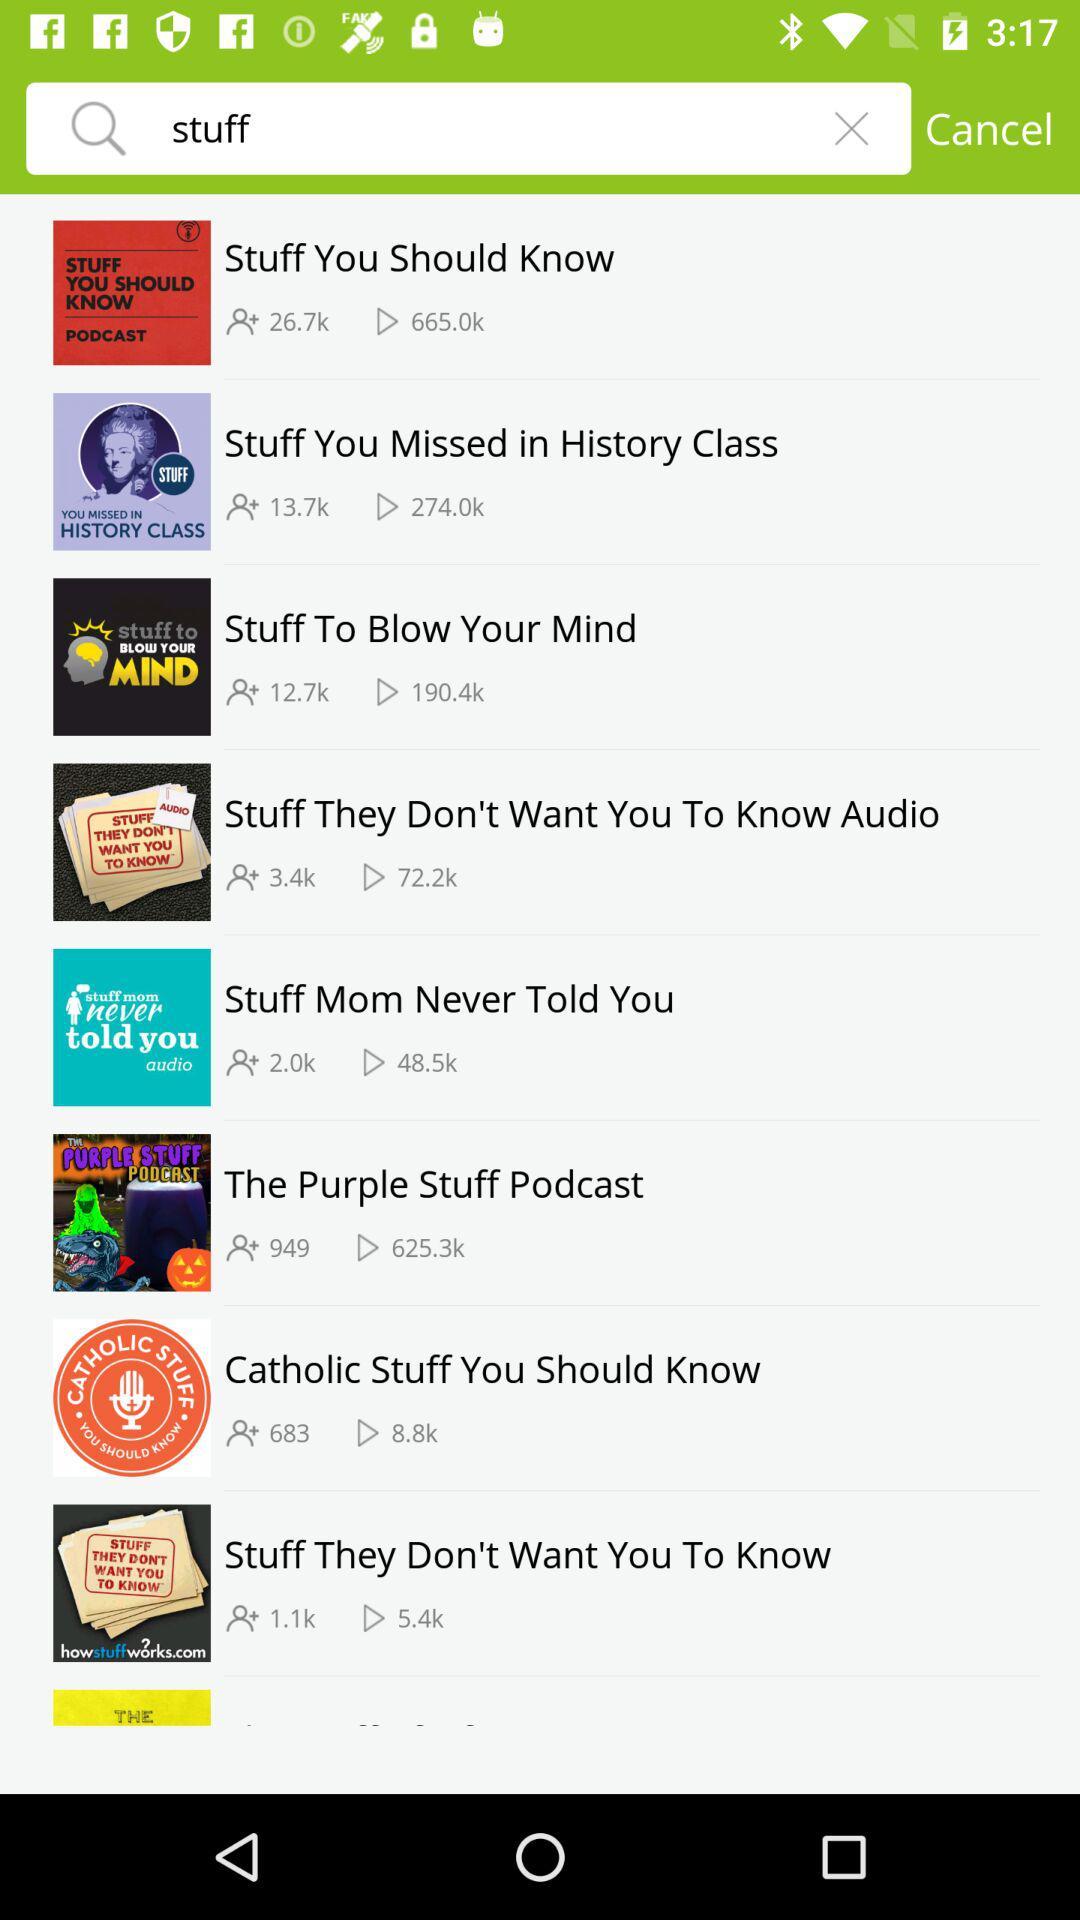  What do you see at coordinates (426, 877) in the screenshot?
I see `the 72.2k` at bounding box center [426, 877].